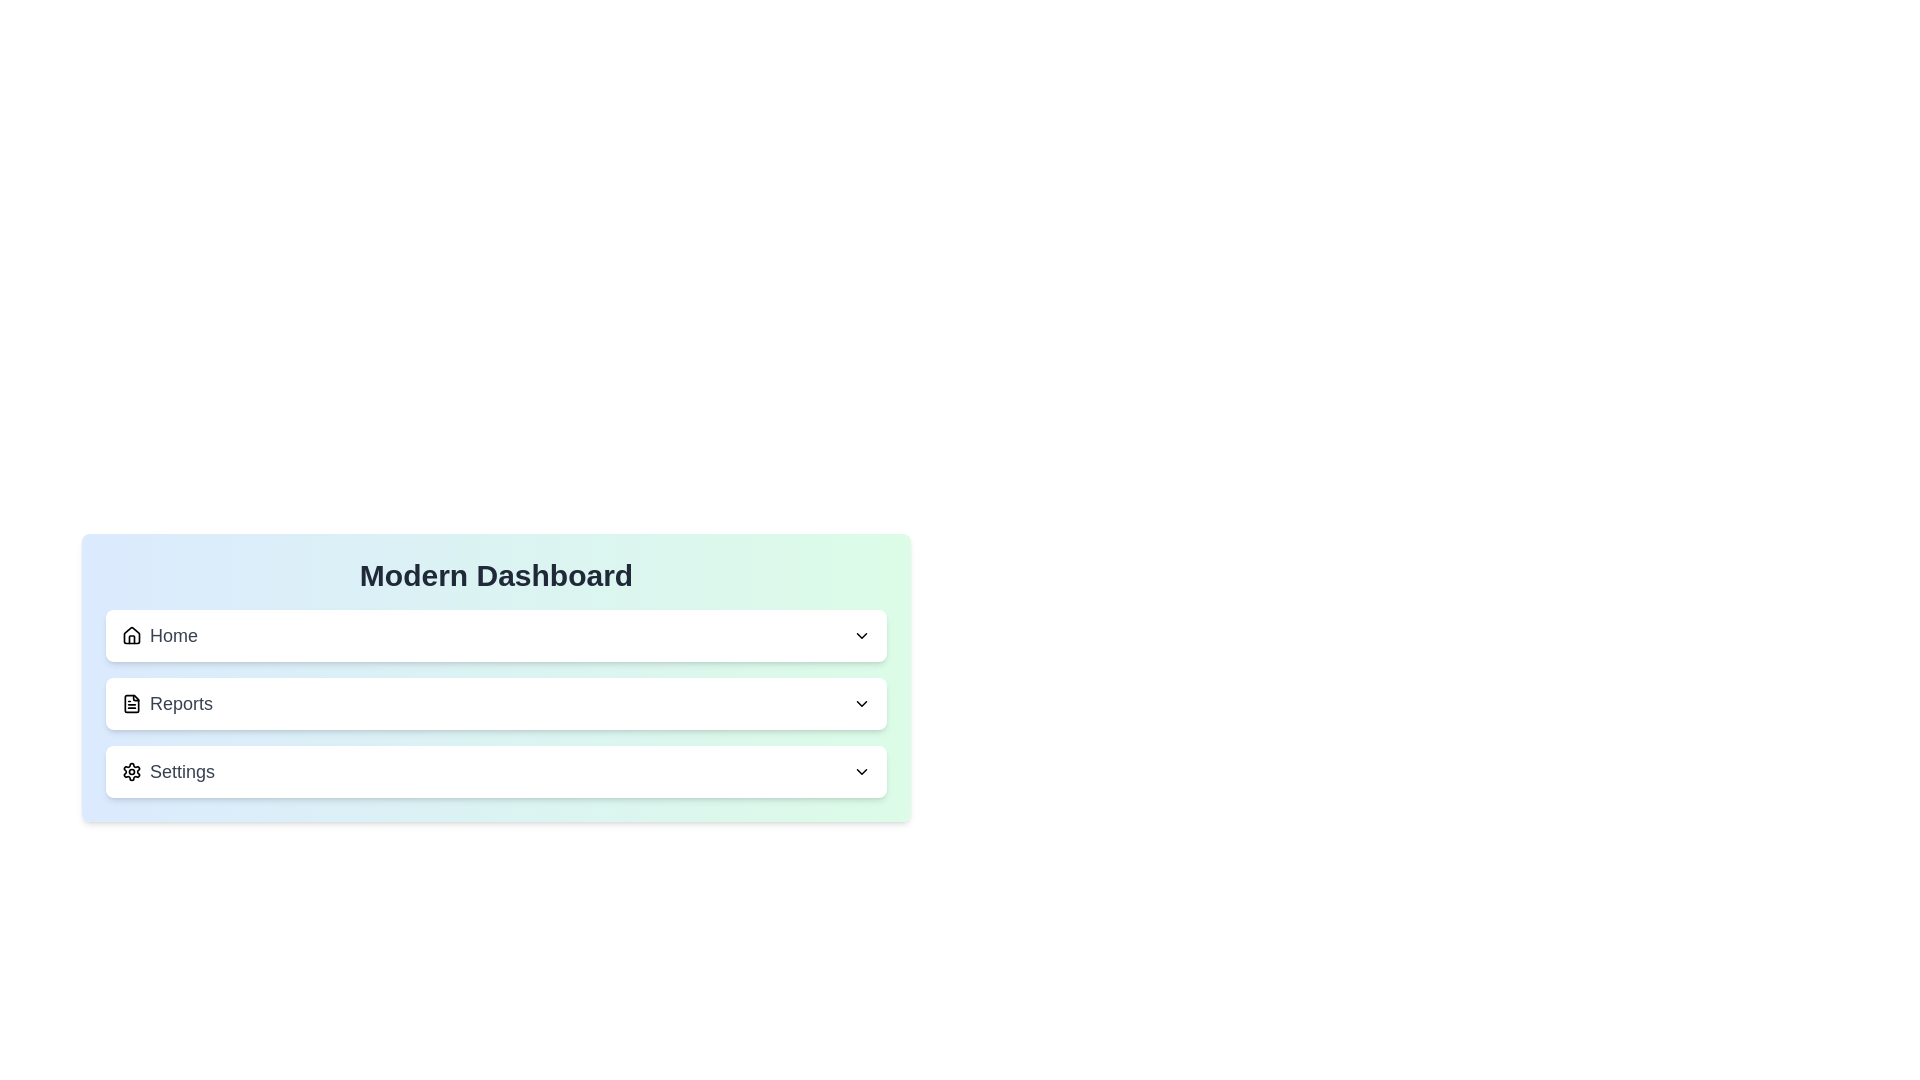  What do you see at coordinates (167, 703) in the screenshot?
I see `the 'Reports' navigation menu item` at bounding box center [167, 703].